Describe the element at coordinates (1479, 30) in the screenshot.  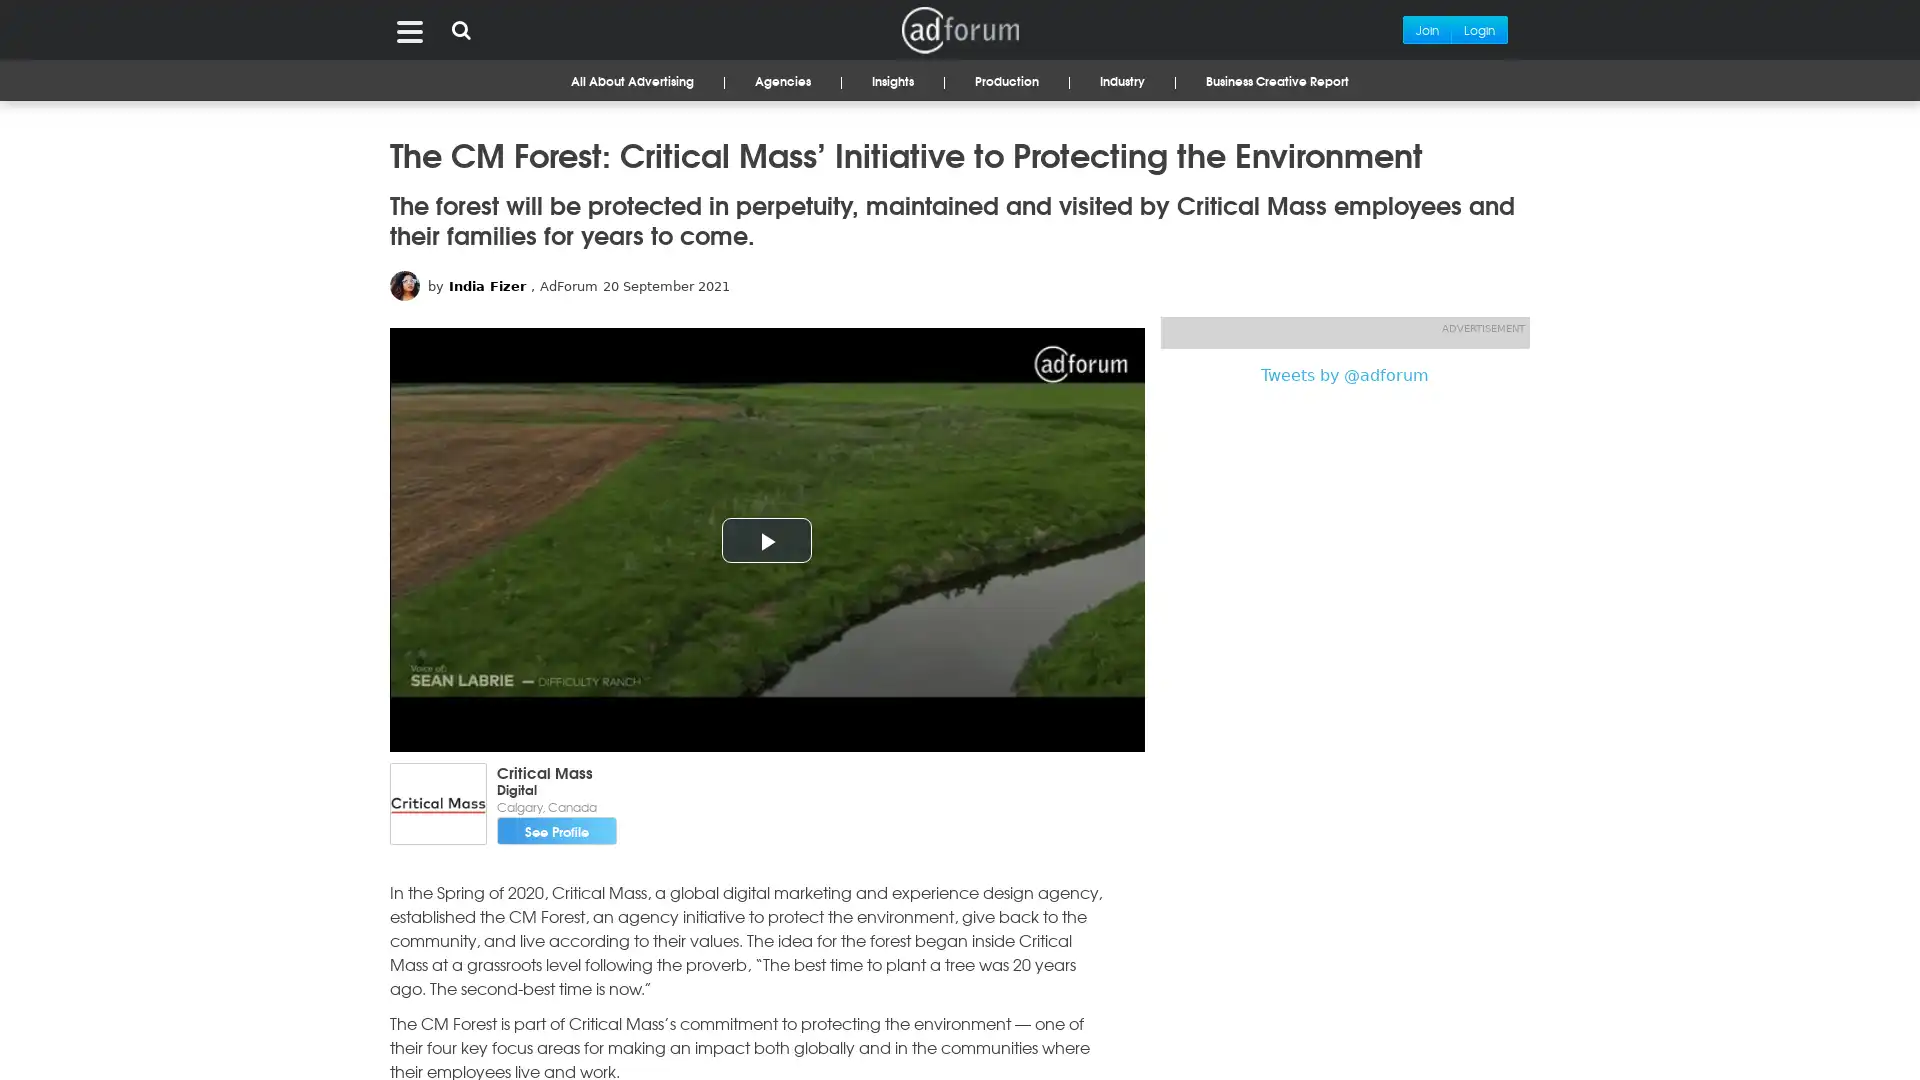
I see `Login` at that location.